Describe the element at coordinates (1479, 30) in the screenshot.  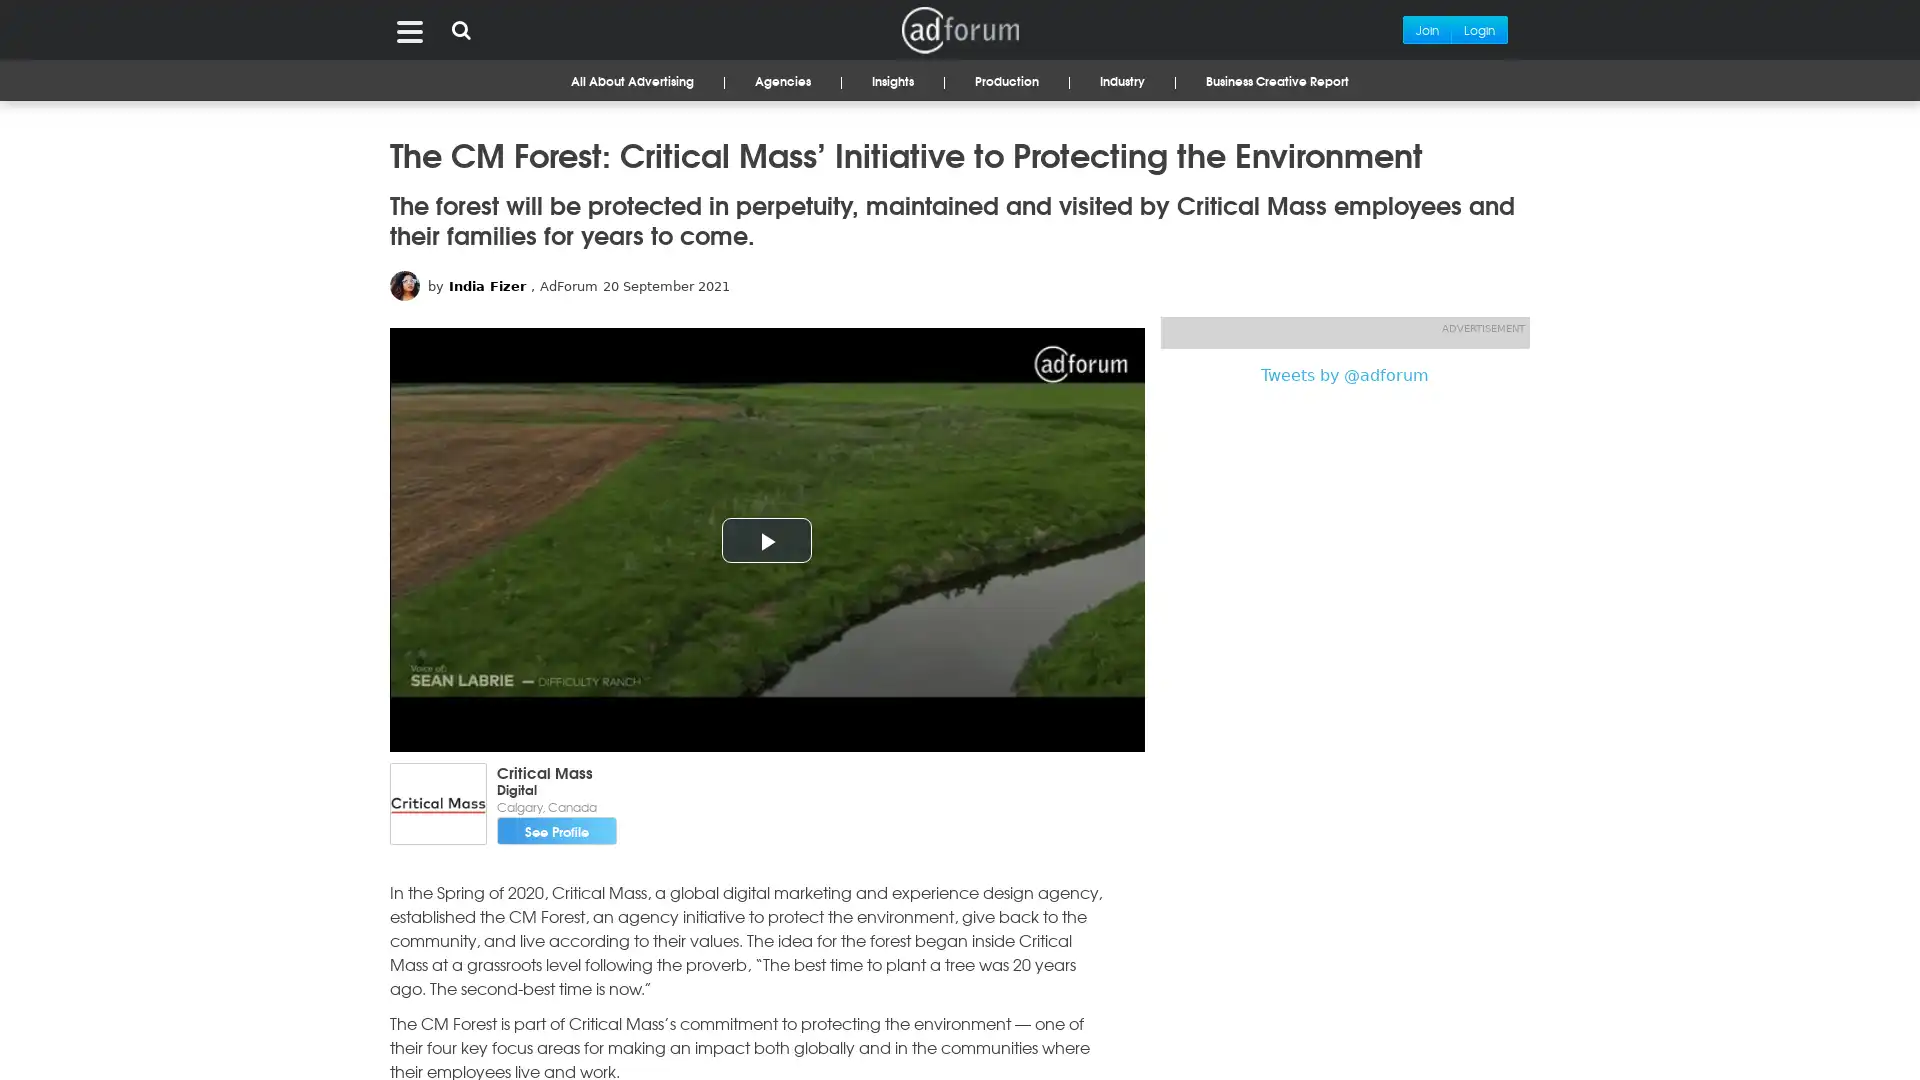
I see `Login` at that location.